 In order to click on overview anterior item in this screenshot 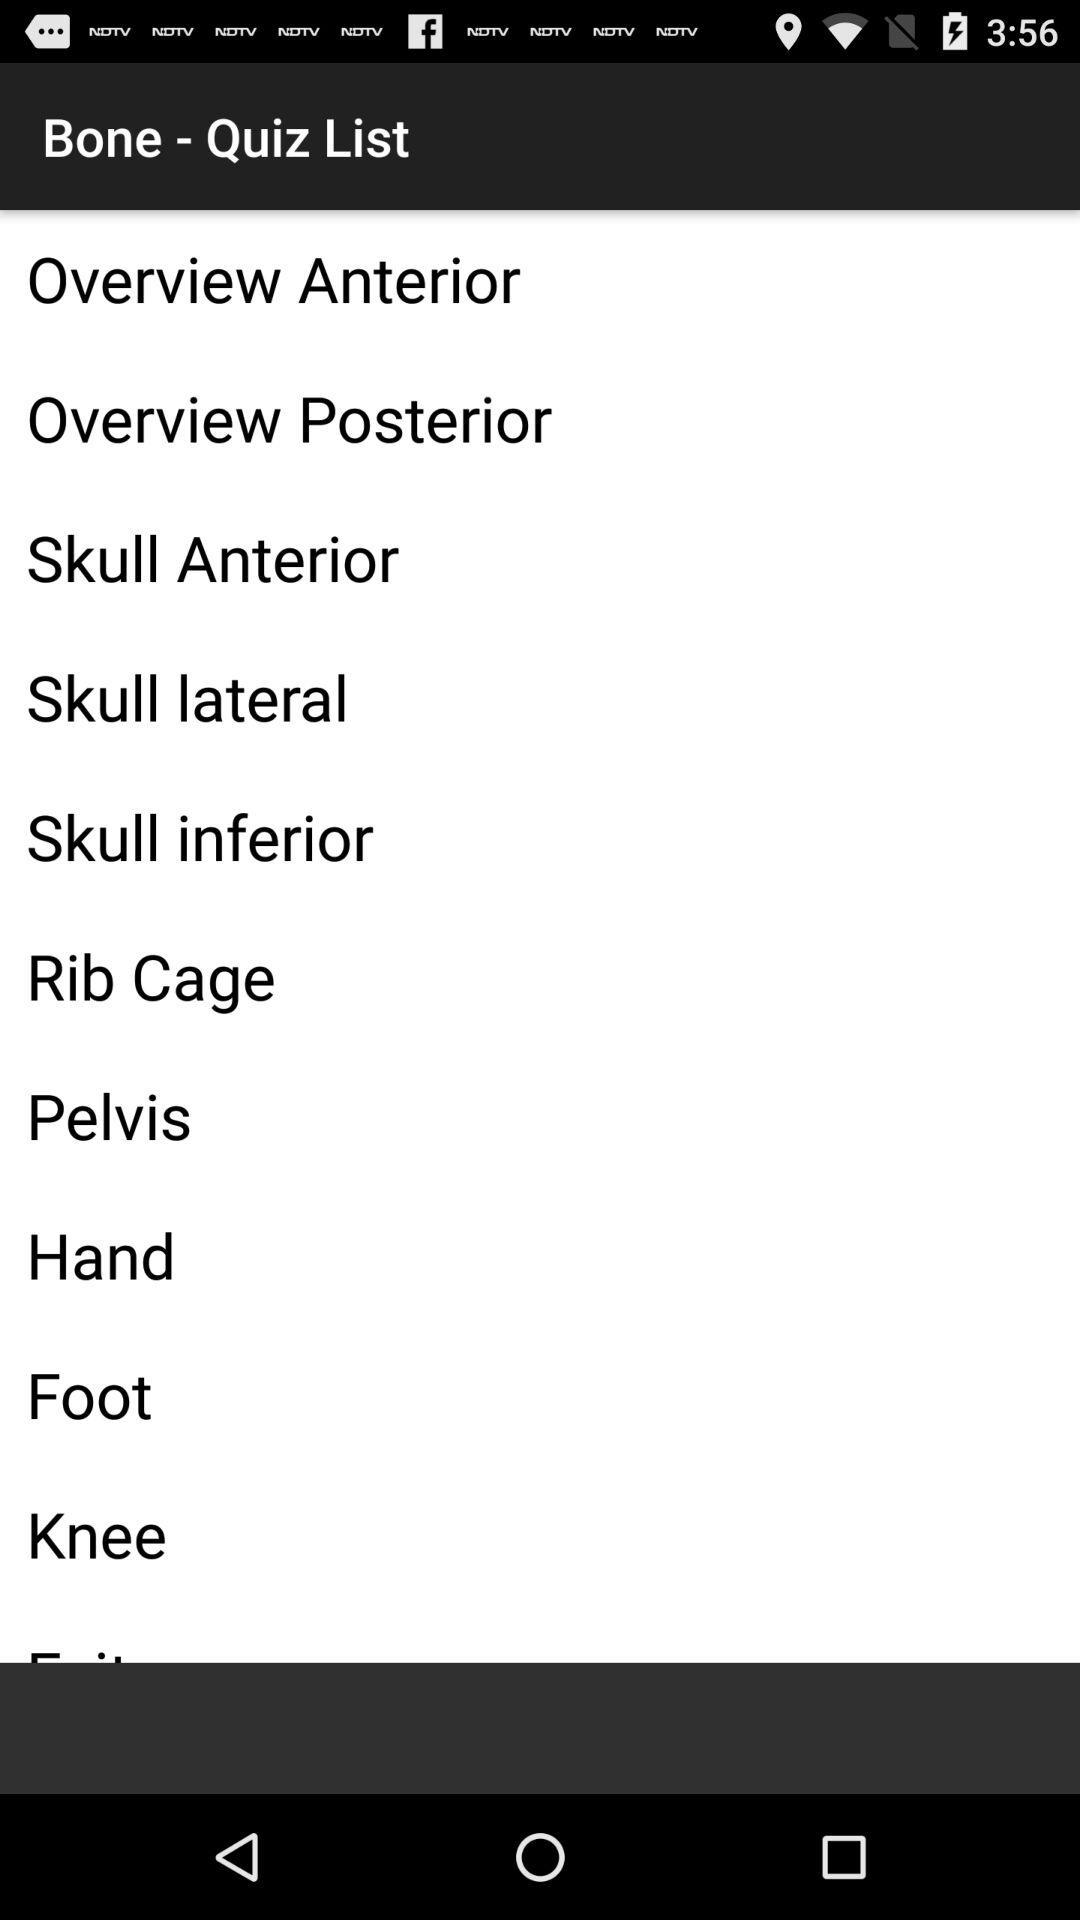, I will do `click(540, 277)`.